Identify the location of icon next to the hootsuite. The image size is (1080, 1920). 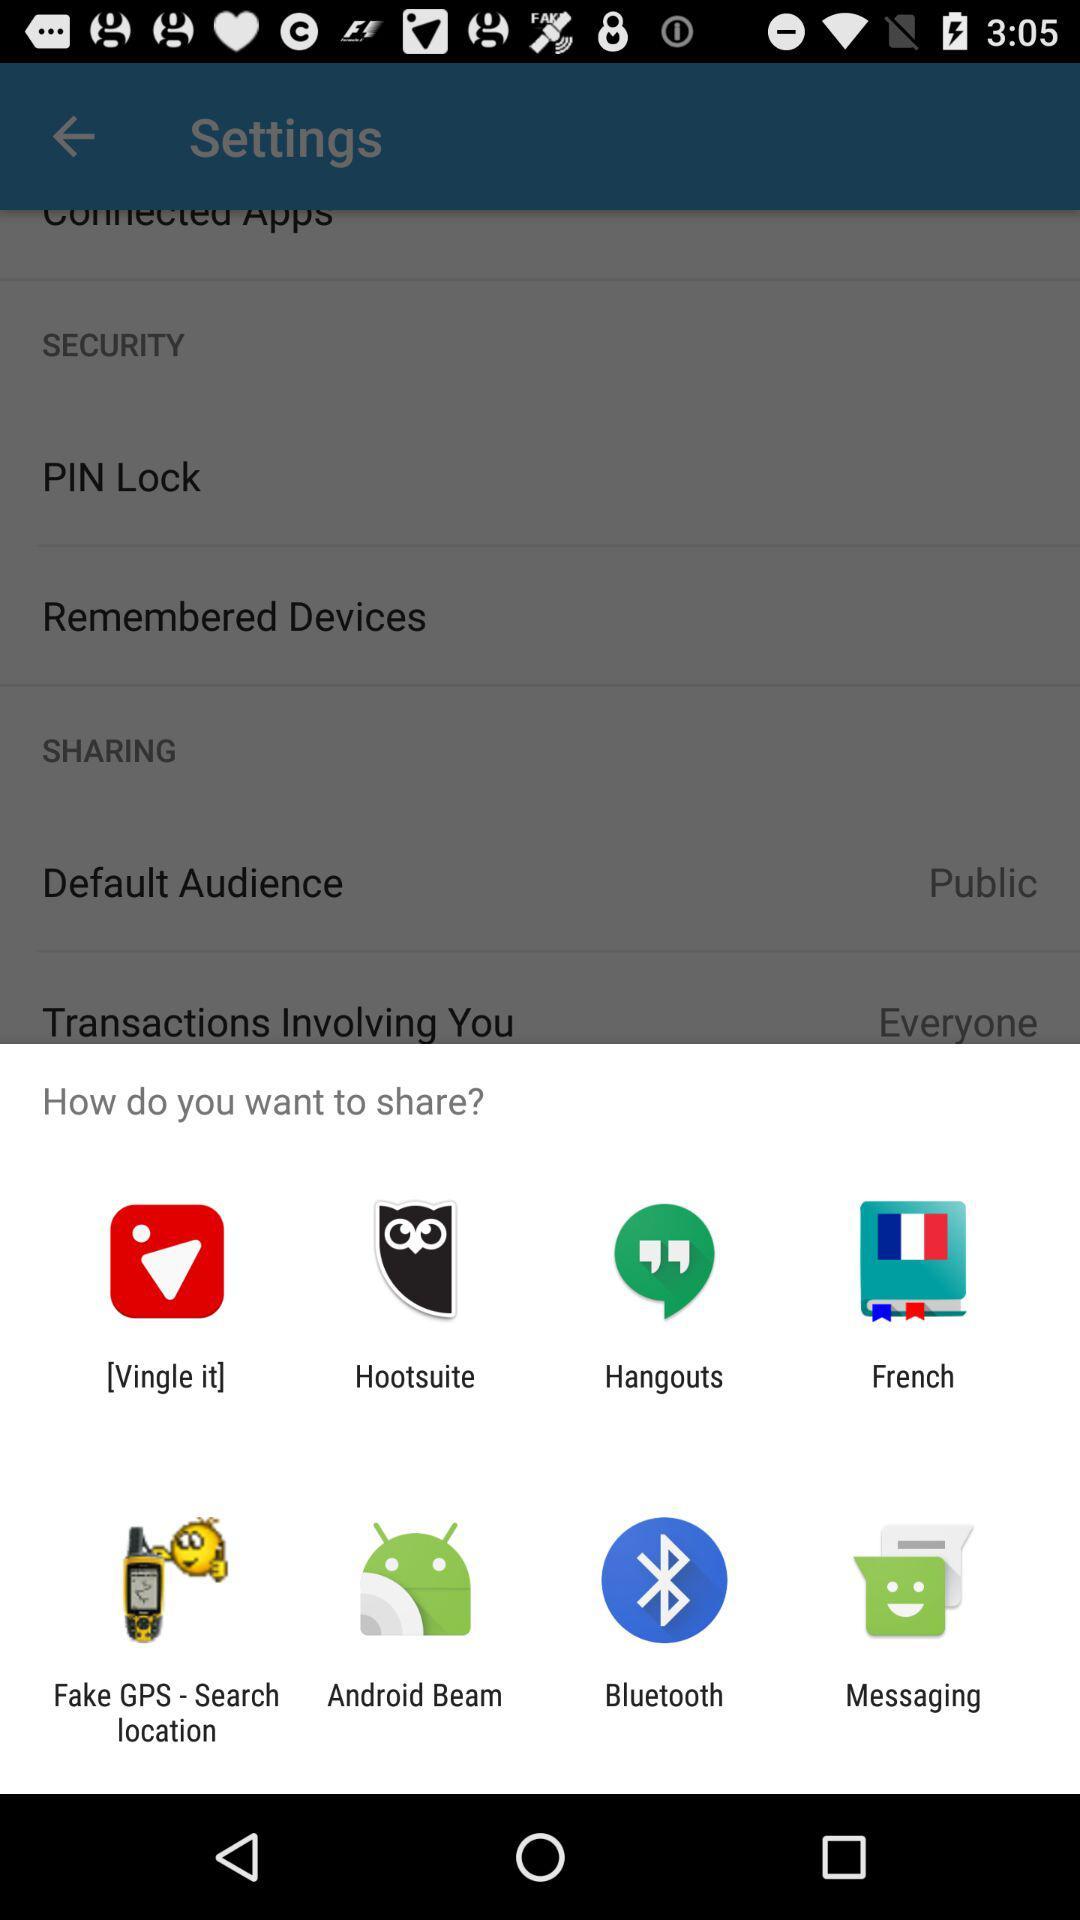
(664, 1392).